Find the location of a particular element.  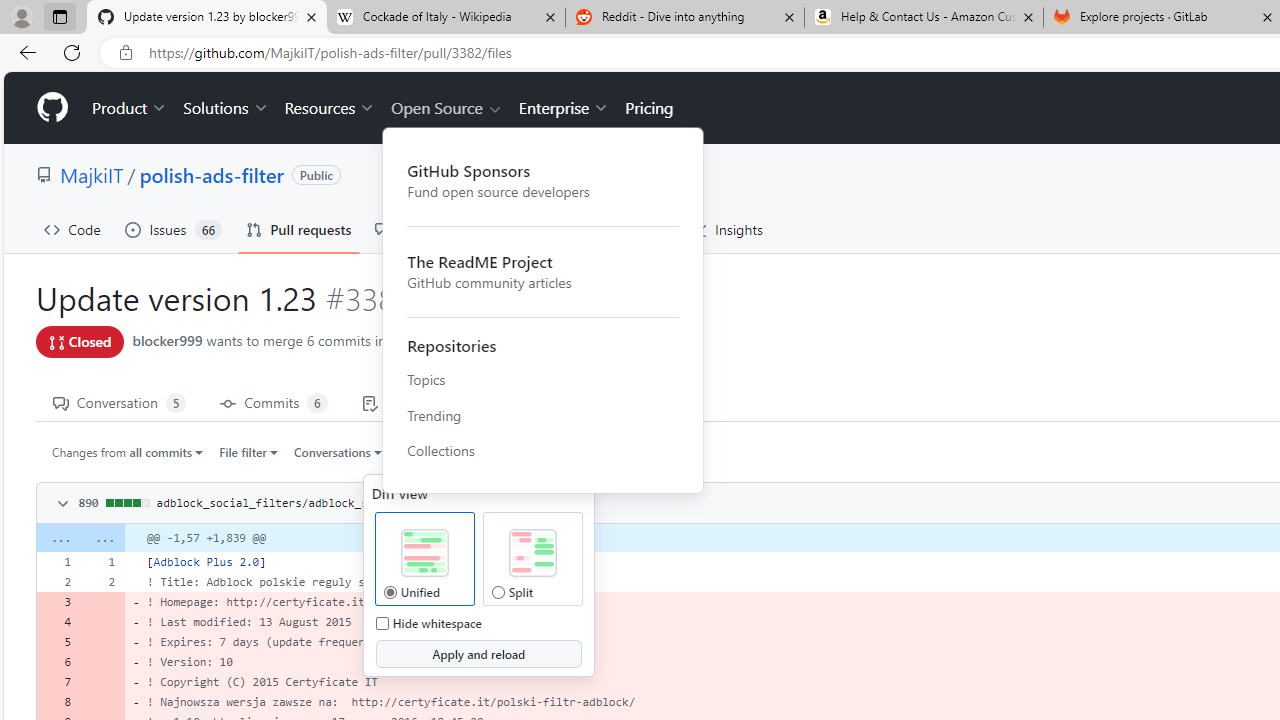

' Conversation 5' is located at coordinates (118, 402).